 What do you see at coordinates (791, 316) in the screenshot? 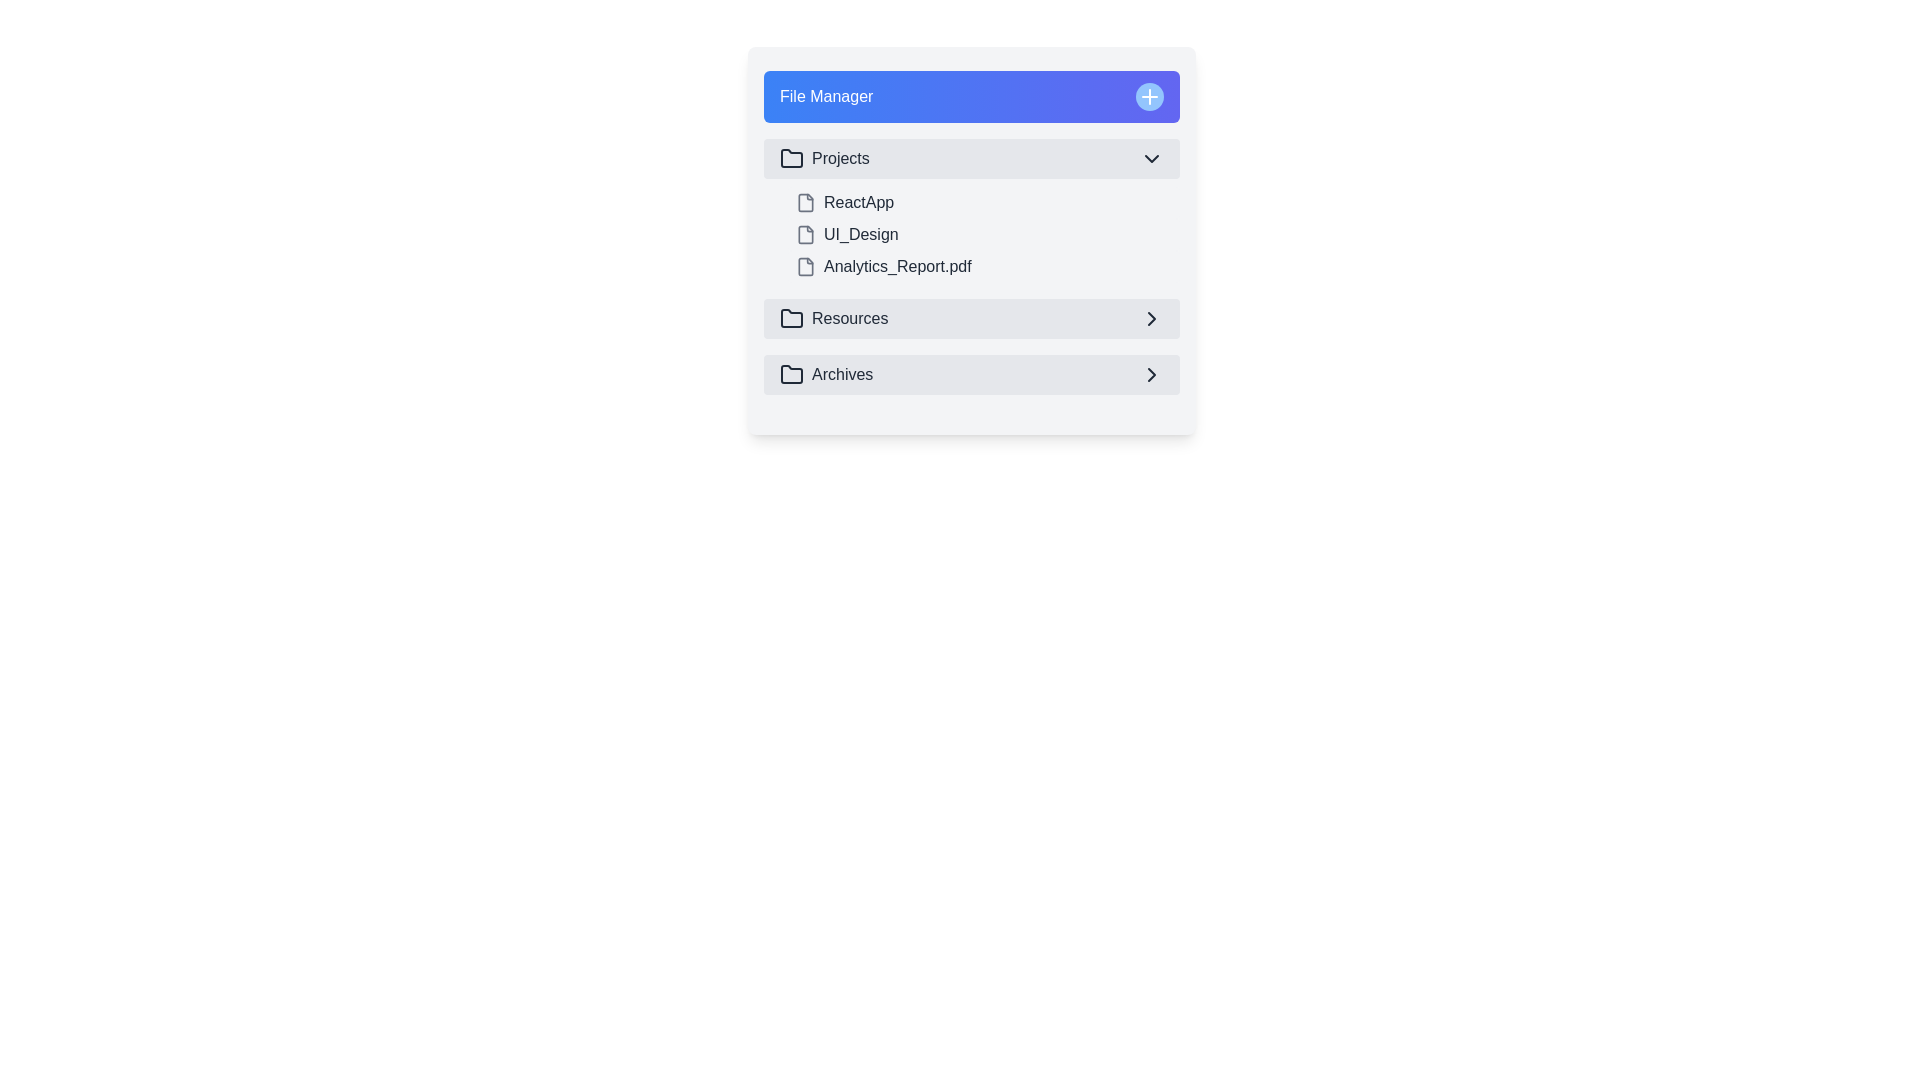
I see `the folder icon labeled 'Resources' located in the vertical list under 'File Manager', positioned between 'Projects' and 'Archives'` at bounding box center [791, 316].